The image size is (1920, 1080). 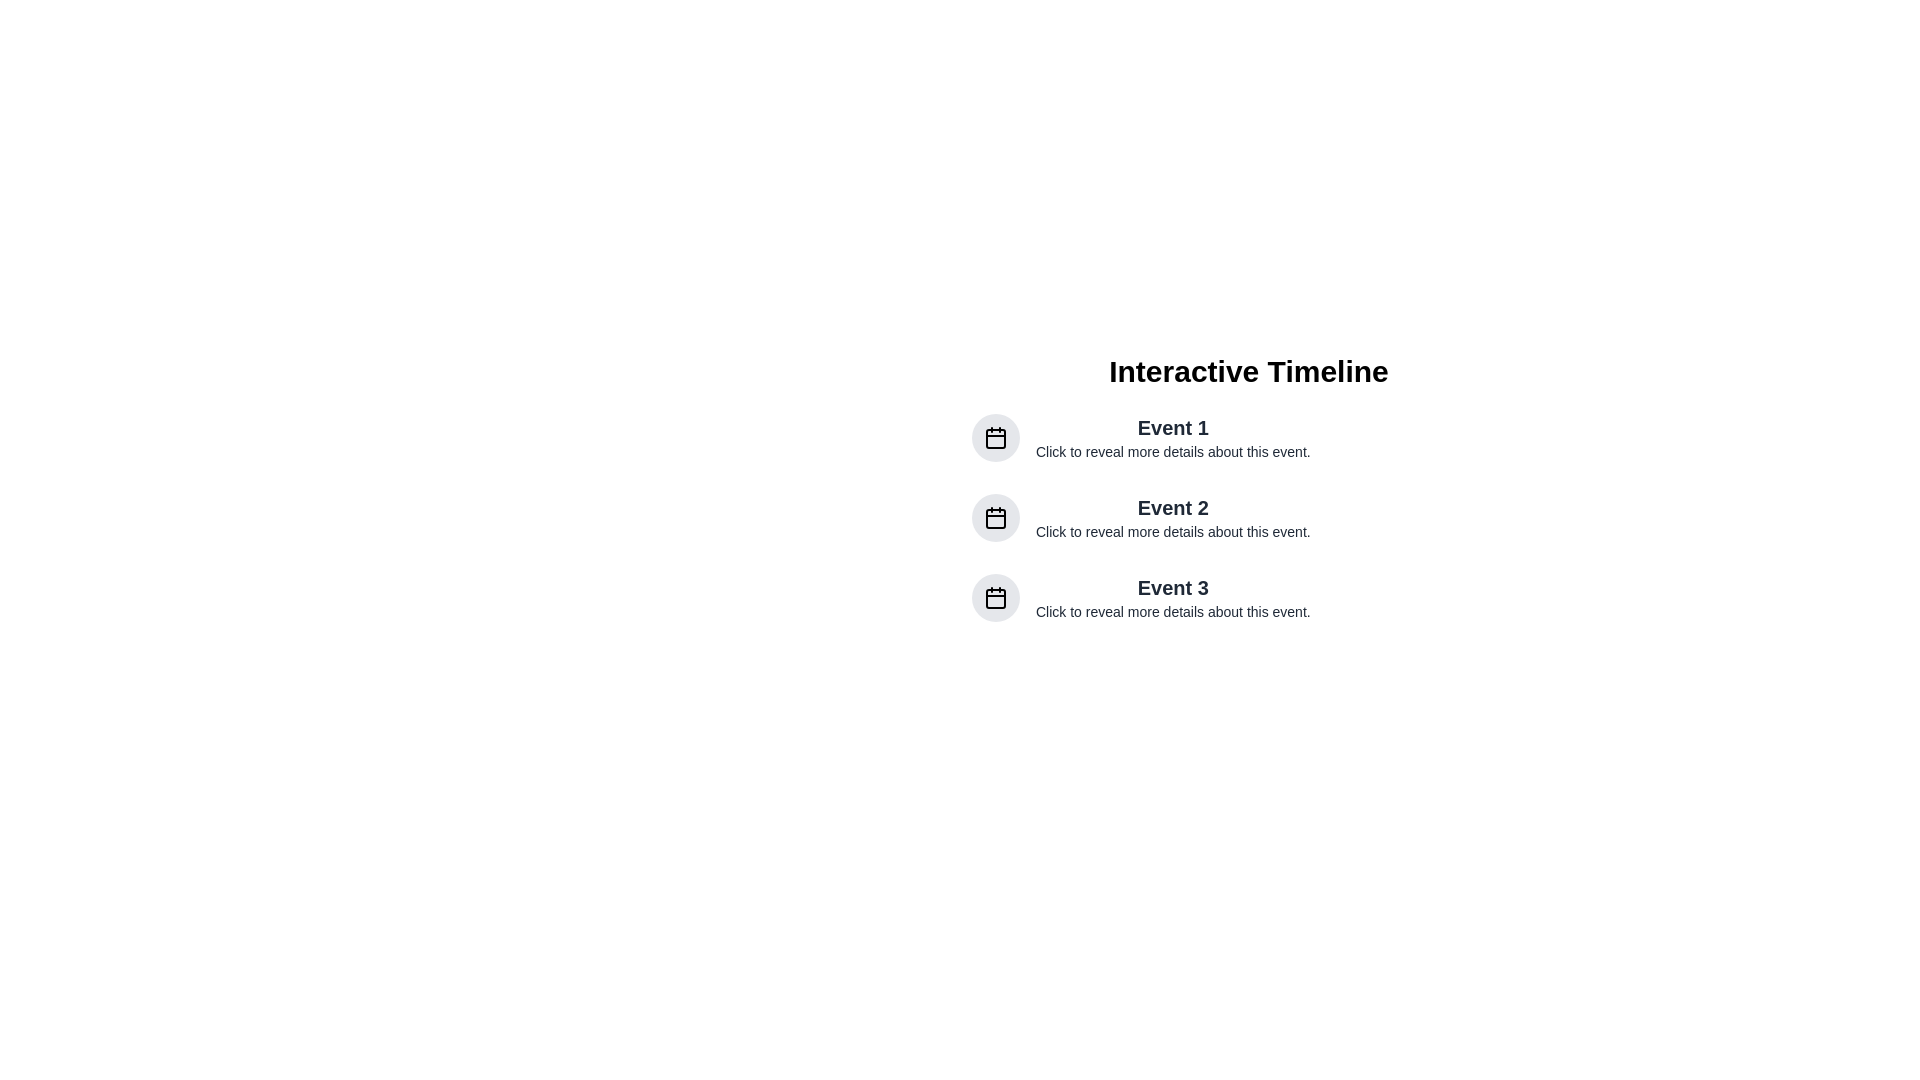 What do you see at coordinates (1173, 451) in the screenshot?
I see `the text label that reads 'Click` at bounding box center [1173, 451].